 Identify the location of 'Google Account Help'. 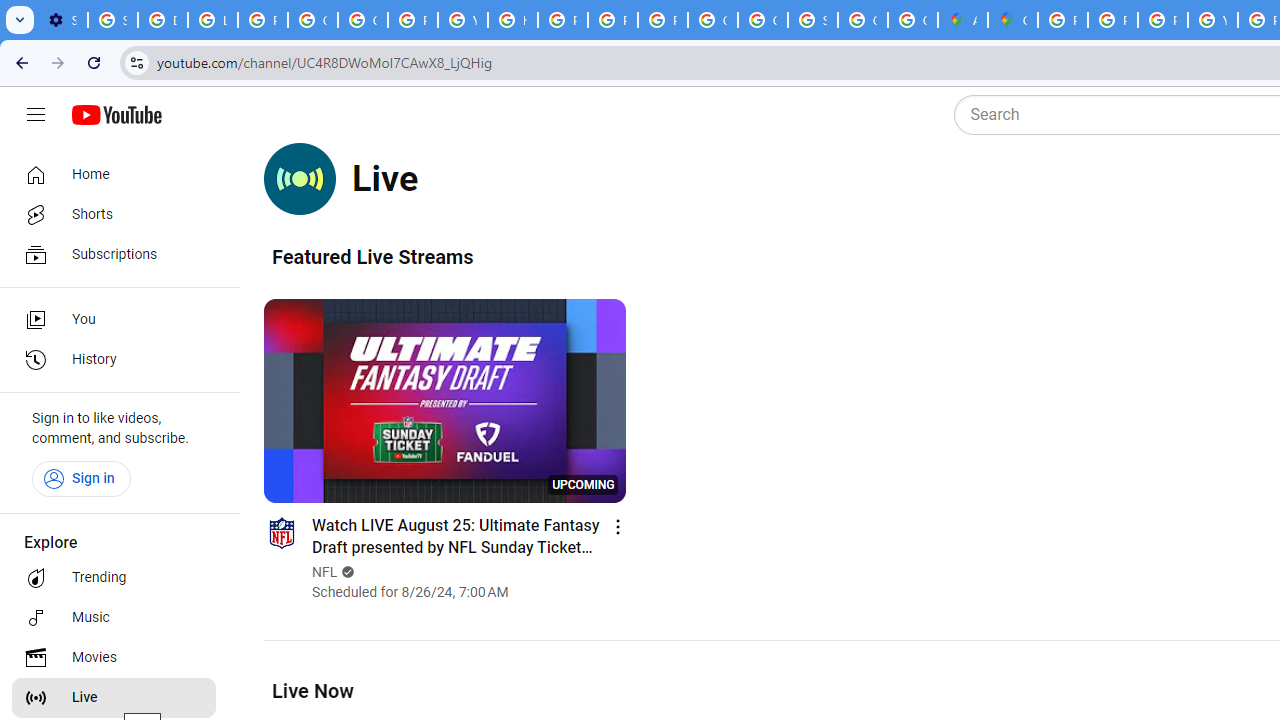
(311, 20).